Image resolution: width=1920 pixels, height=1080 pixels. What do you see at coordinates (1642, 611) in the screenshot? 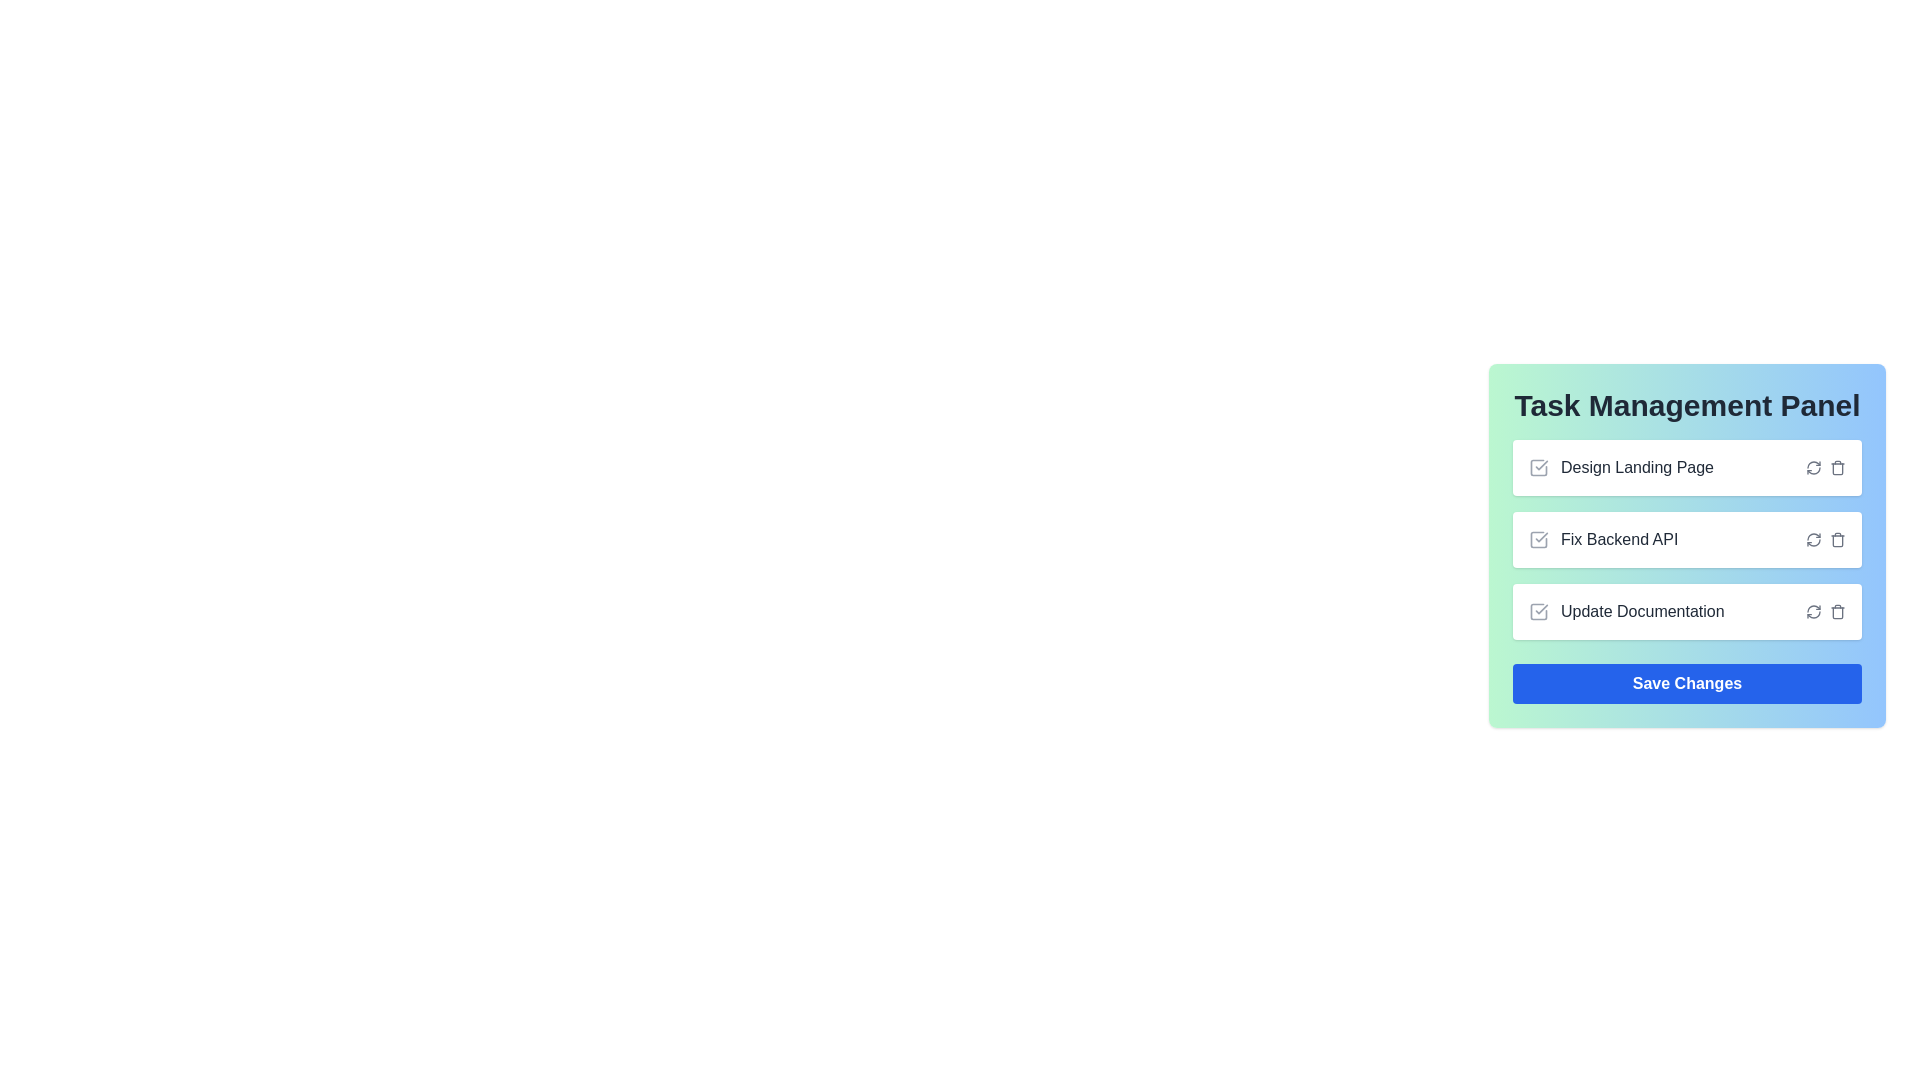
I see `the text label reading 'Update Documentation' located in the 'Task Management Panel', positioned to the right of a checkbox and before refresh and delete icons` at bounding box center [1642, 611].